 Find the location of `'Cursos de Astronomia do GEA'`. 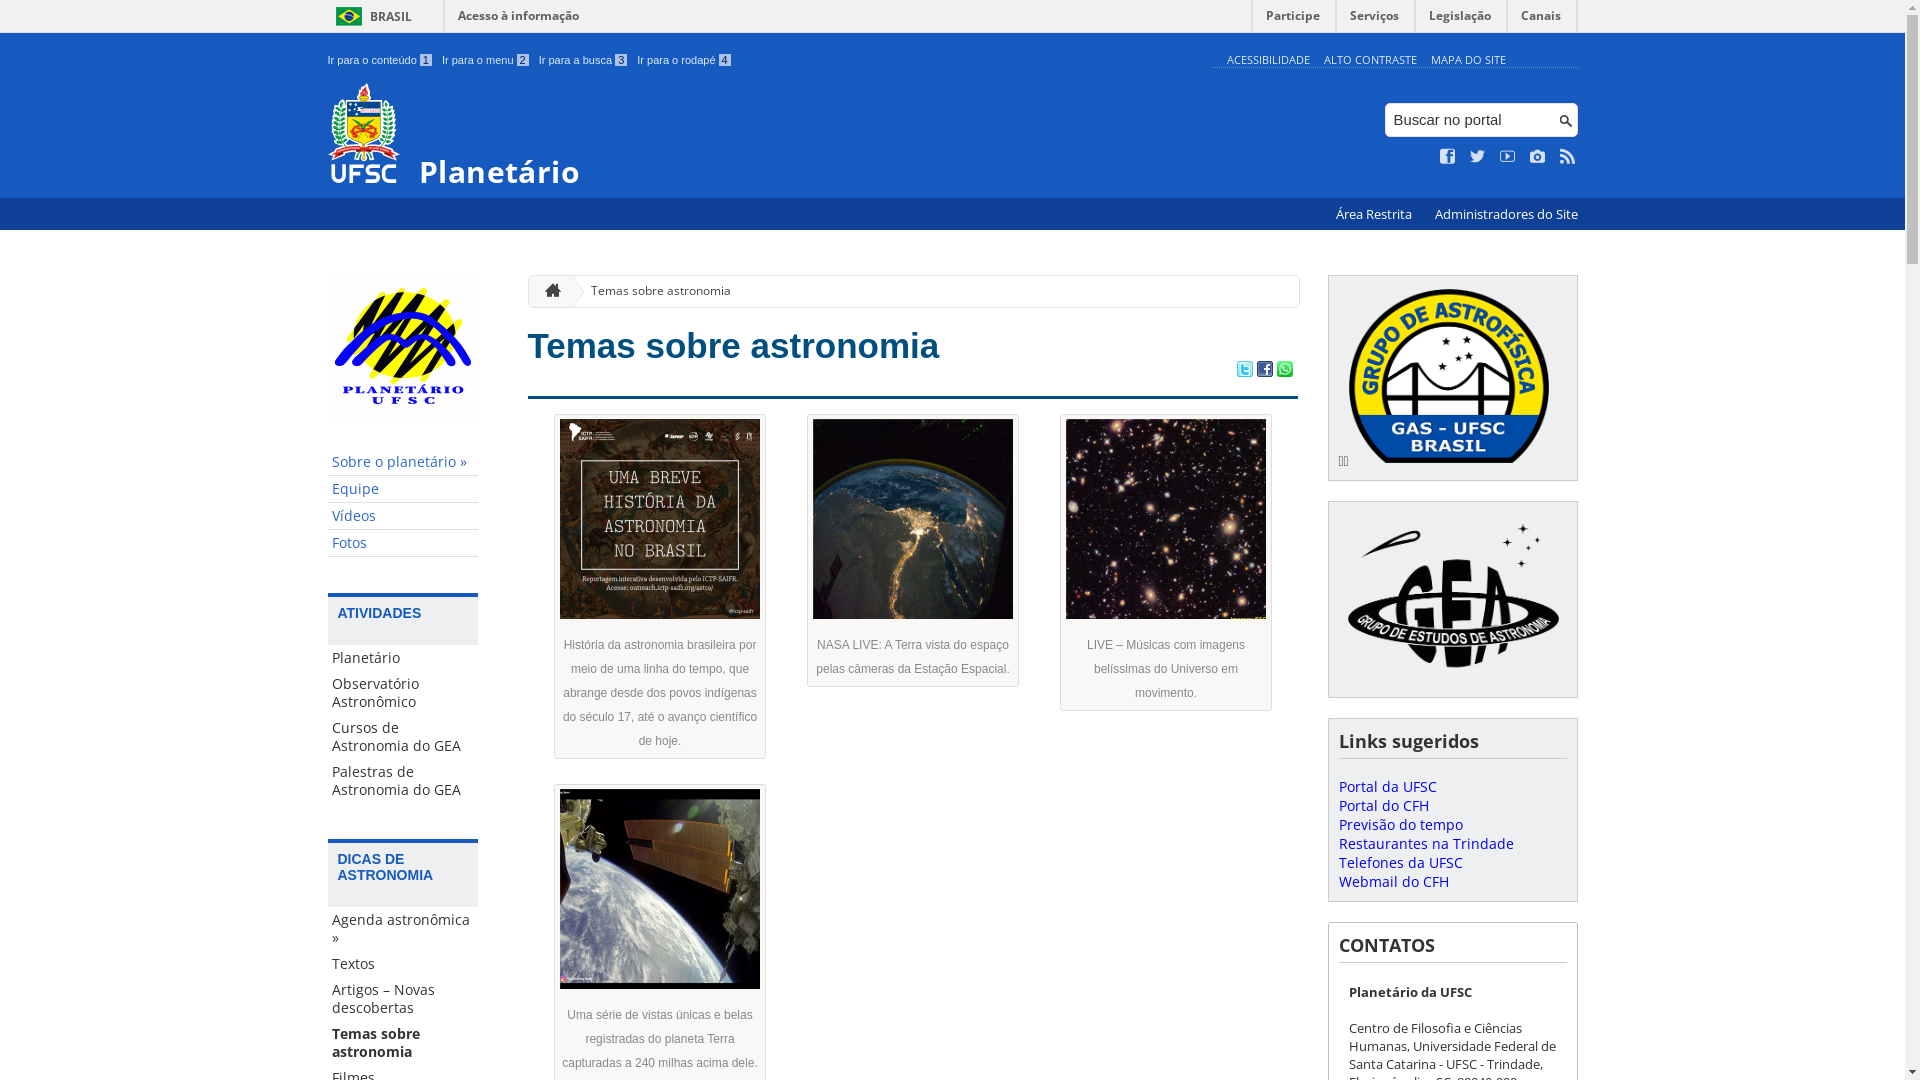

'Cursos de Astronomia do GEA' is located at coordinates (402, 736).